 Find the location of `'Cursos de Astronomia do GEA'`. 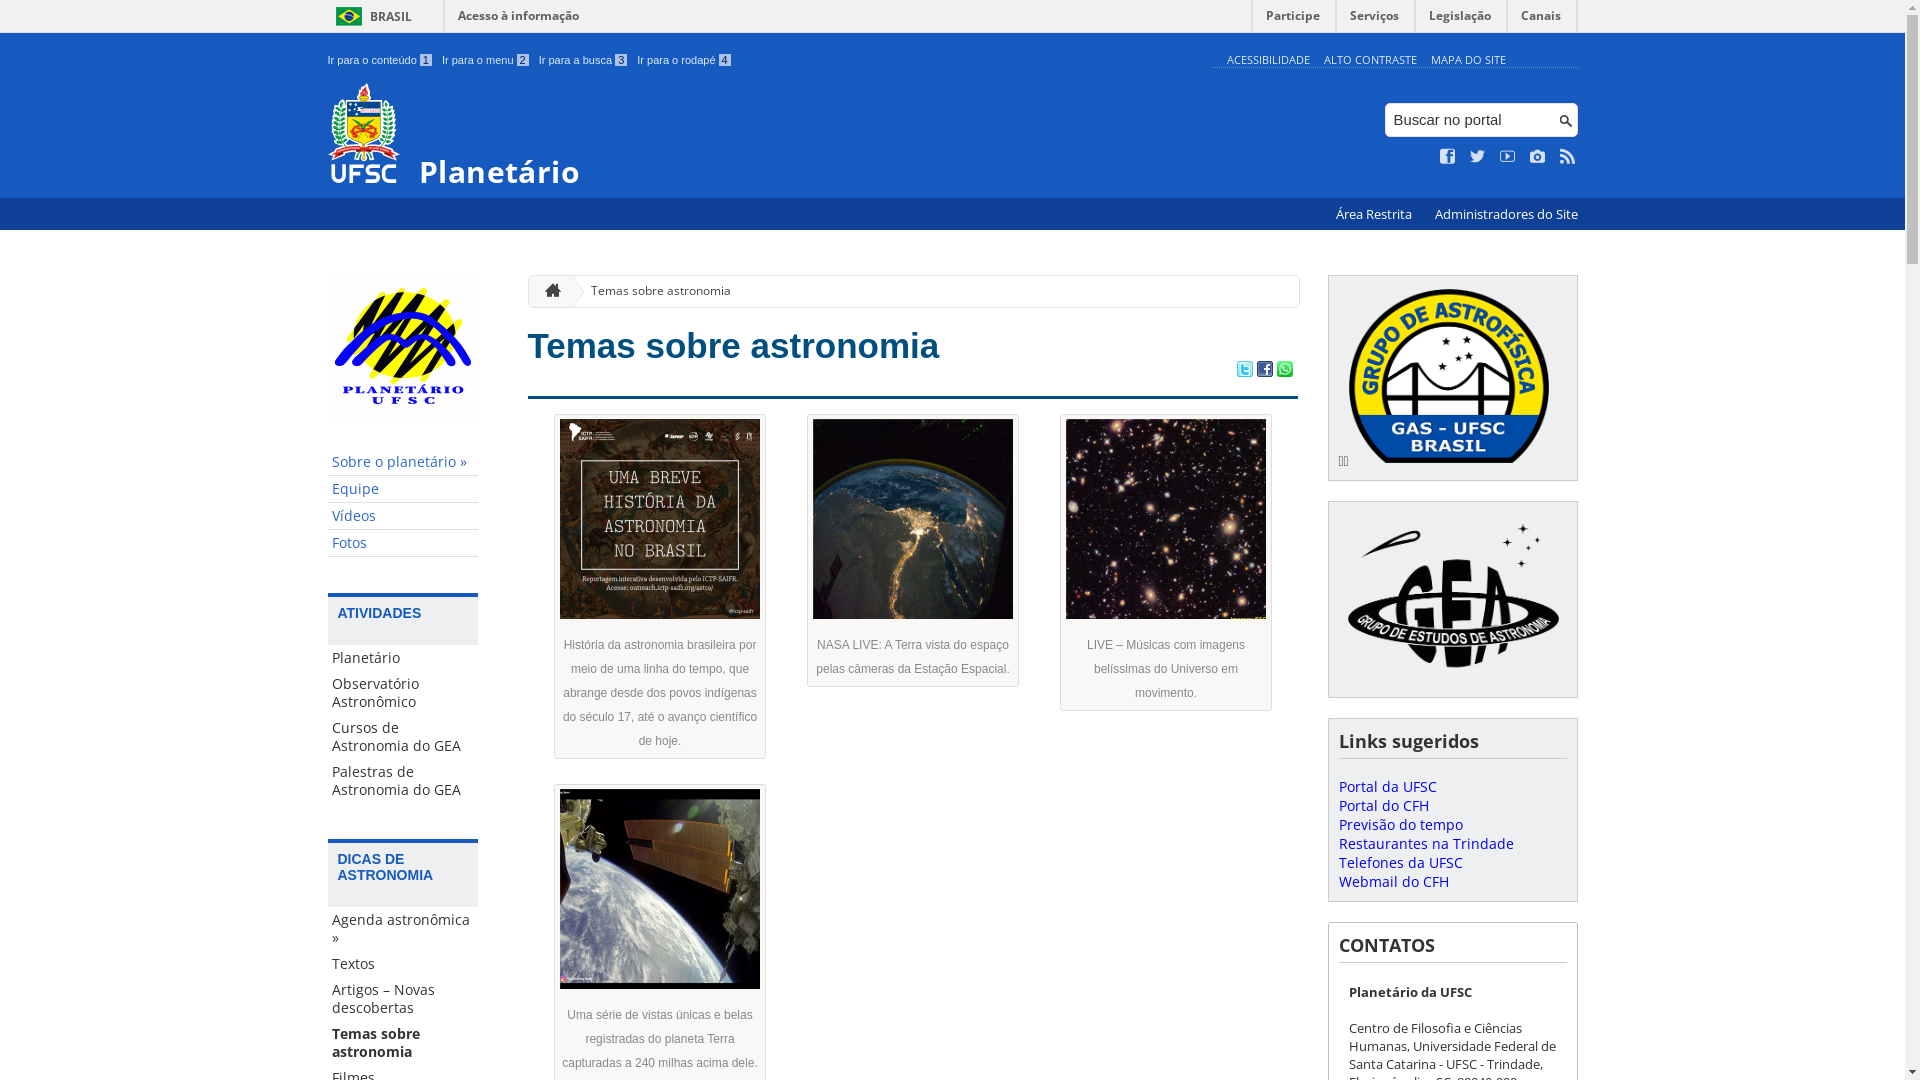

'Cursos de Astronomia do GEA' is located at coordinates (402, 736).